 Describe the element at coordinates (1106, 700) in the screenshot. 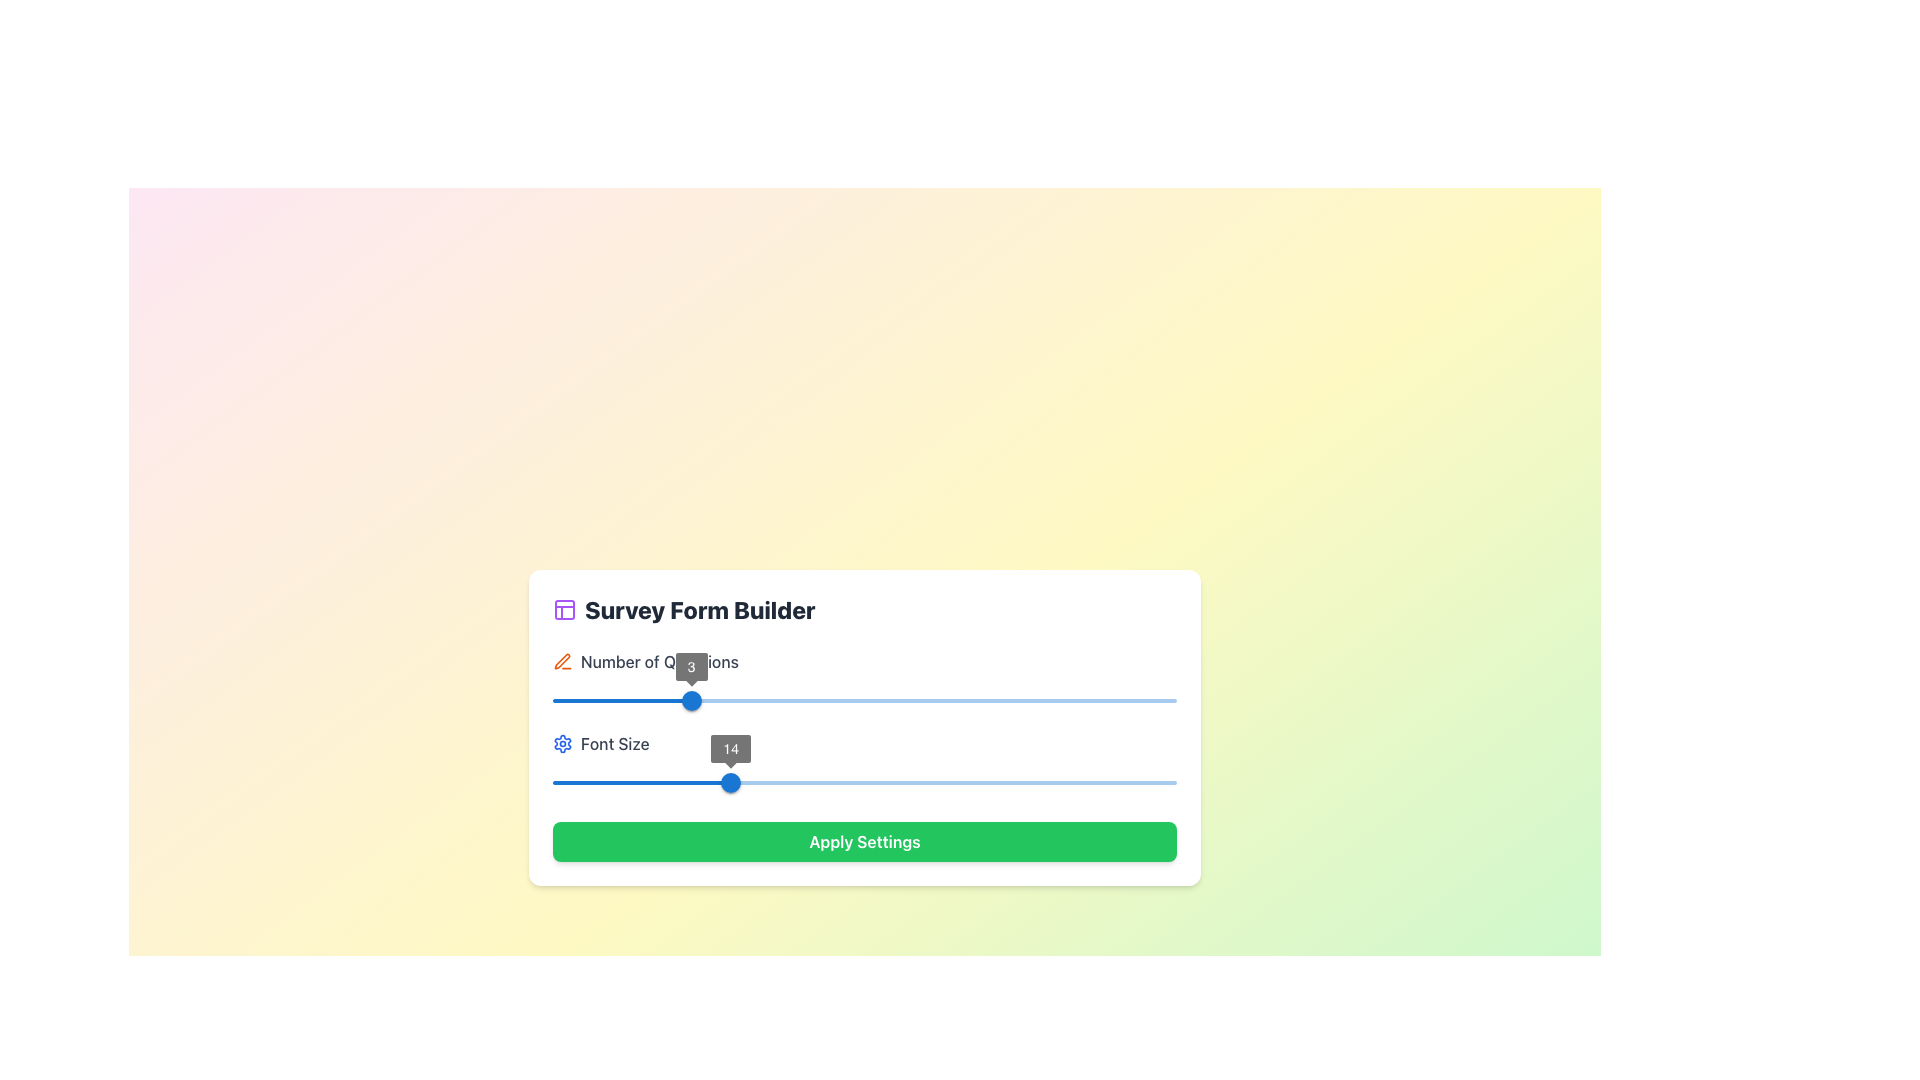

I see `the number of questions` at that location.